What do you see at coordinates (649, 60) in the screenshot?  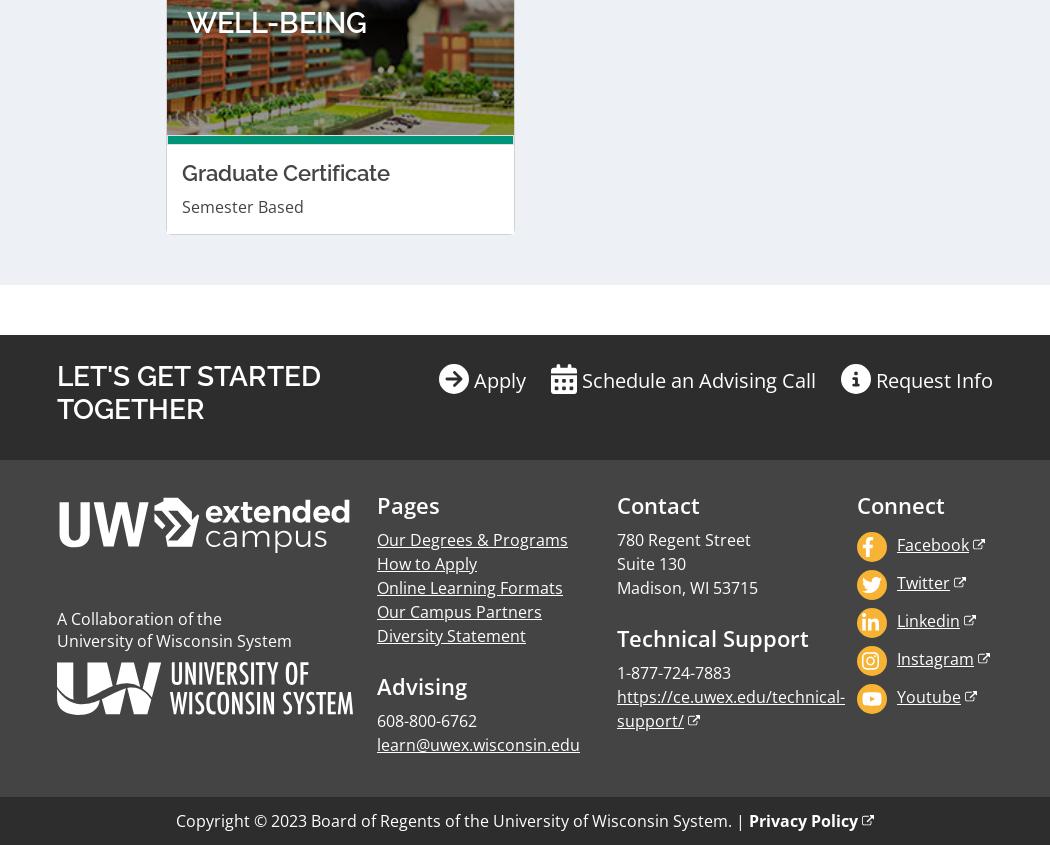 I see `'Suite 130'` at bounding box center [649, 60].